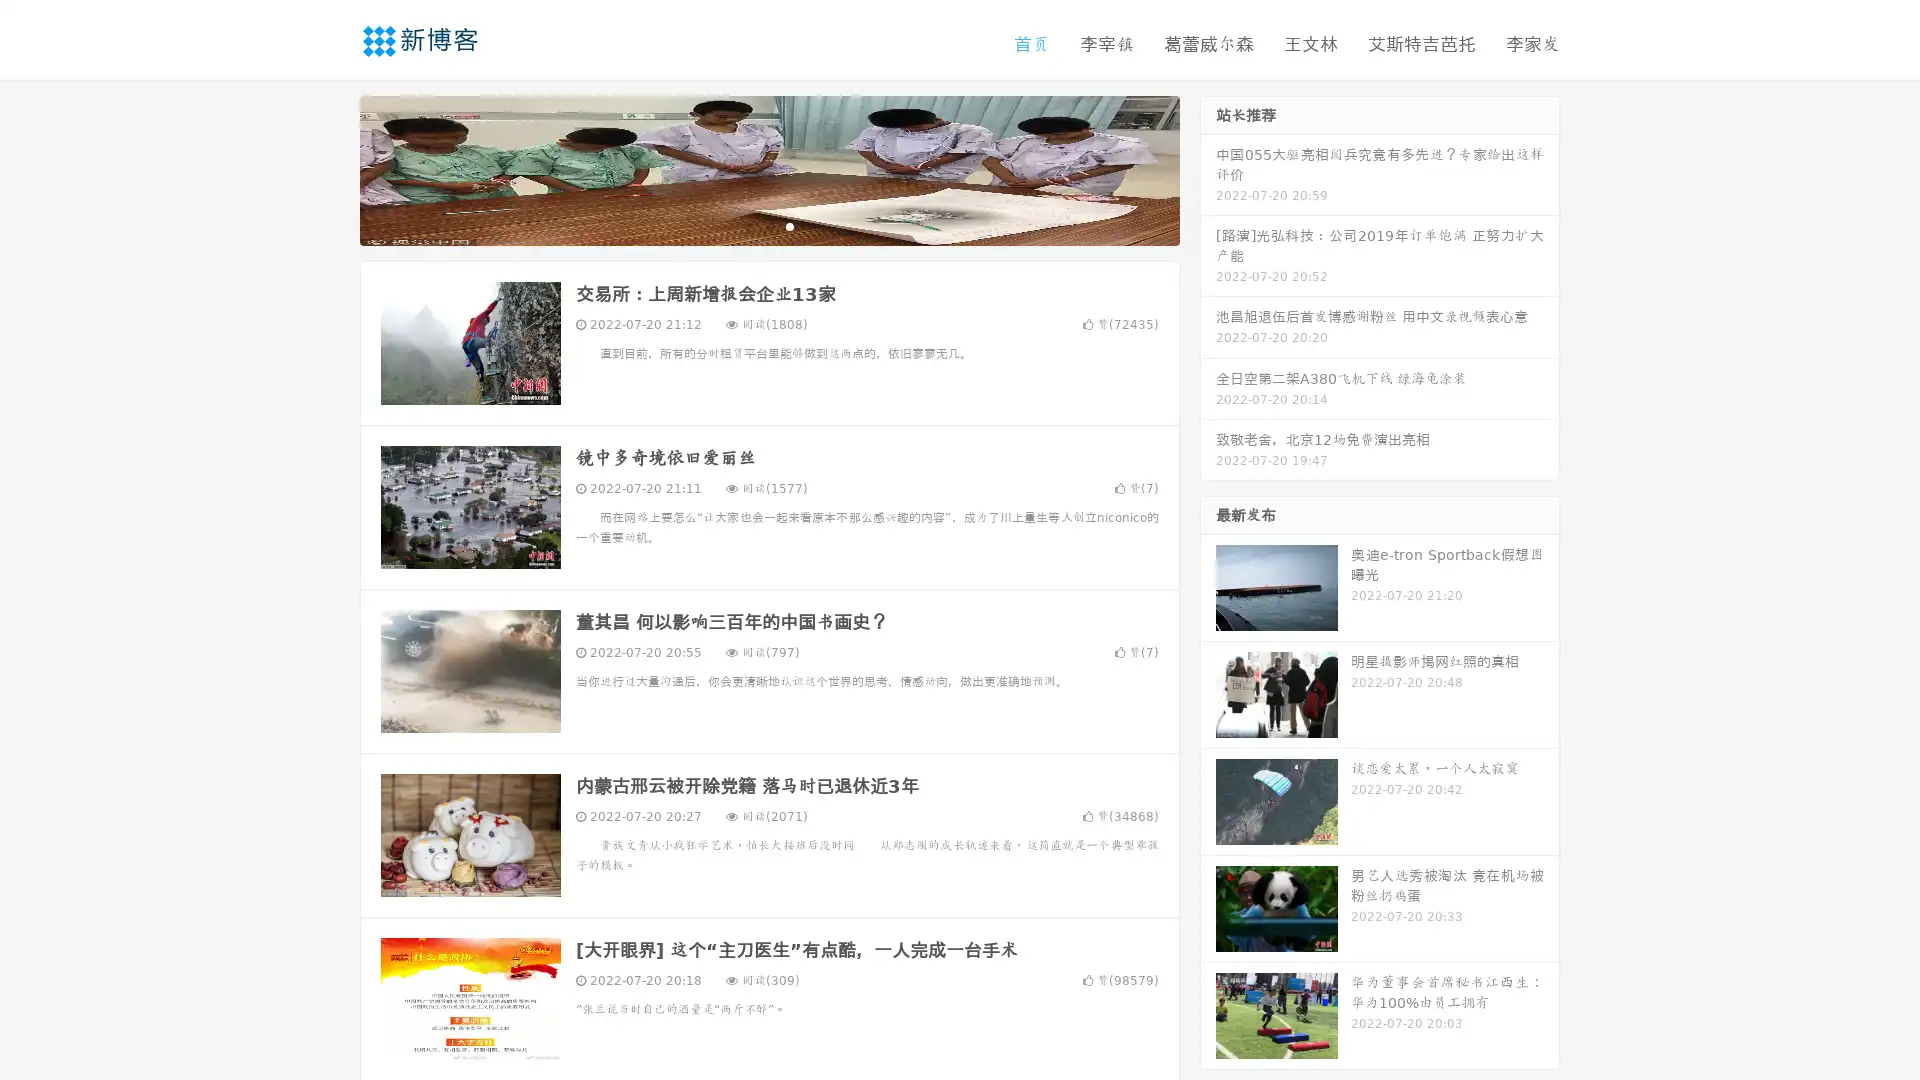 The height and width of the screenshot is (1080, 1920). I want to click on Previous slide, so click(330, 168).